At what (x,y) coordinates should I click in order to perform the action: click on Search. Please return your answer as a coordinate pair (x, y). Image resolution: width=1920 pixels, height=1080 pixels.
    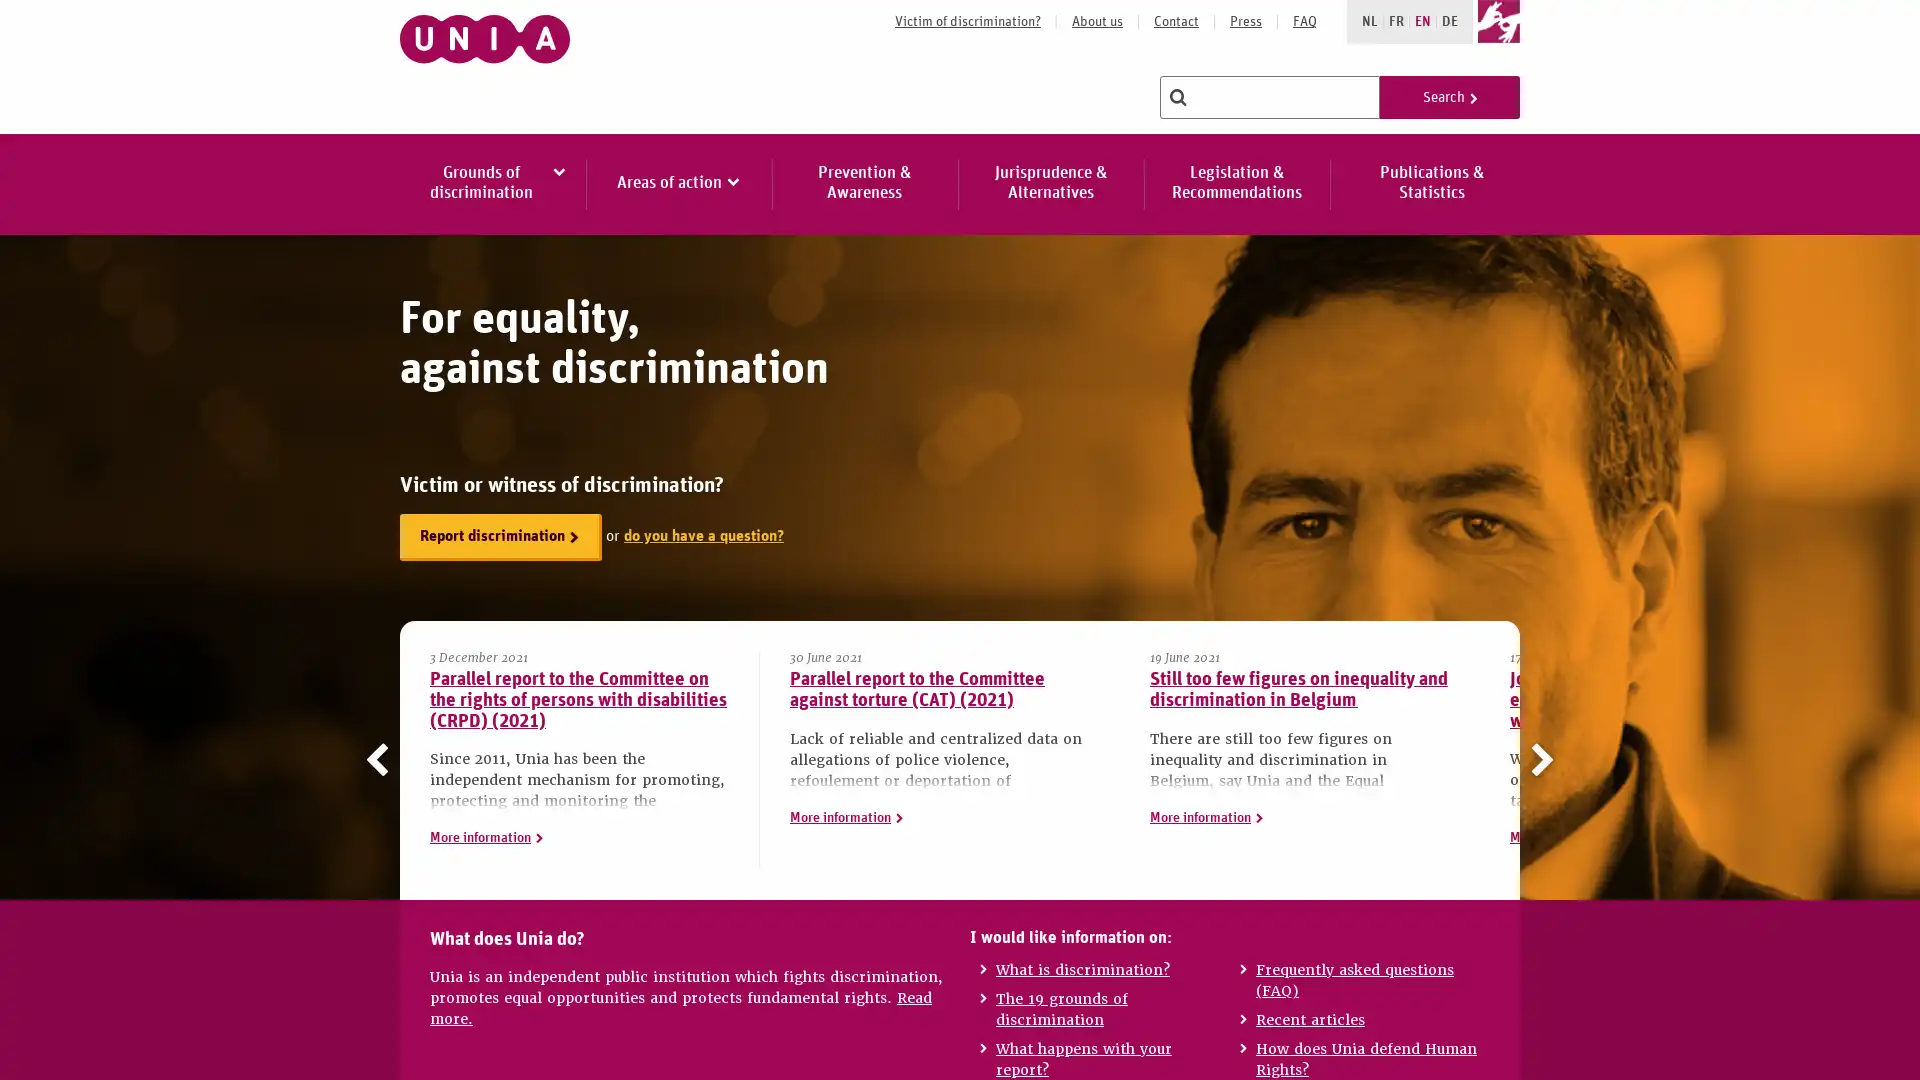
    Looking at the image, I should click on (1449, 96).